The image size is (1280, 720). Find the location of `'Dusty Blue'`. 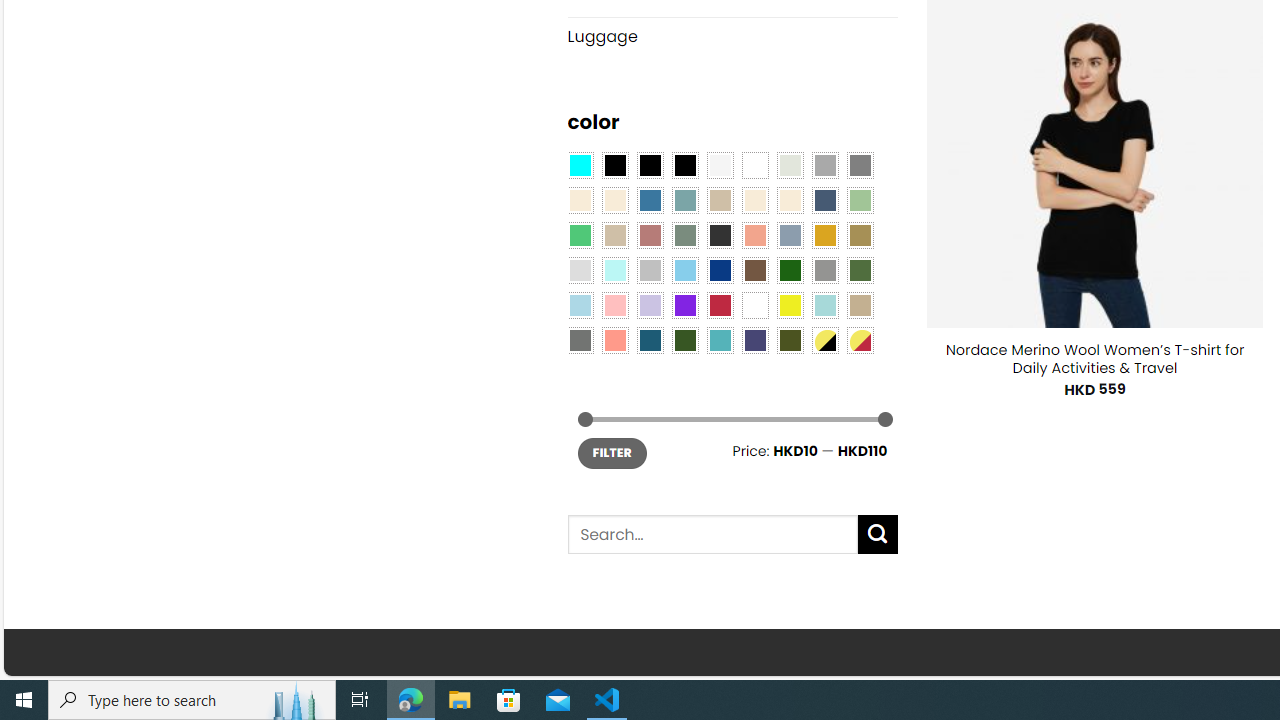

'Dusty Blue' is located at coordinates (788, 233).